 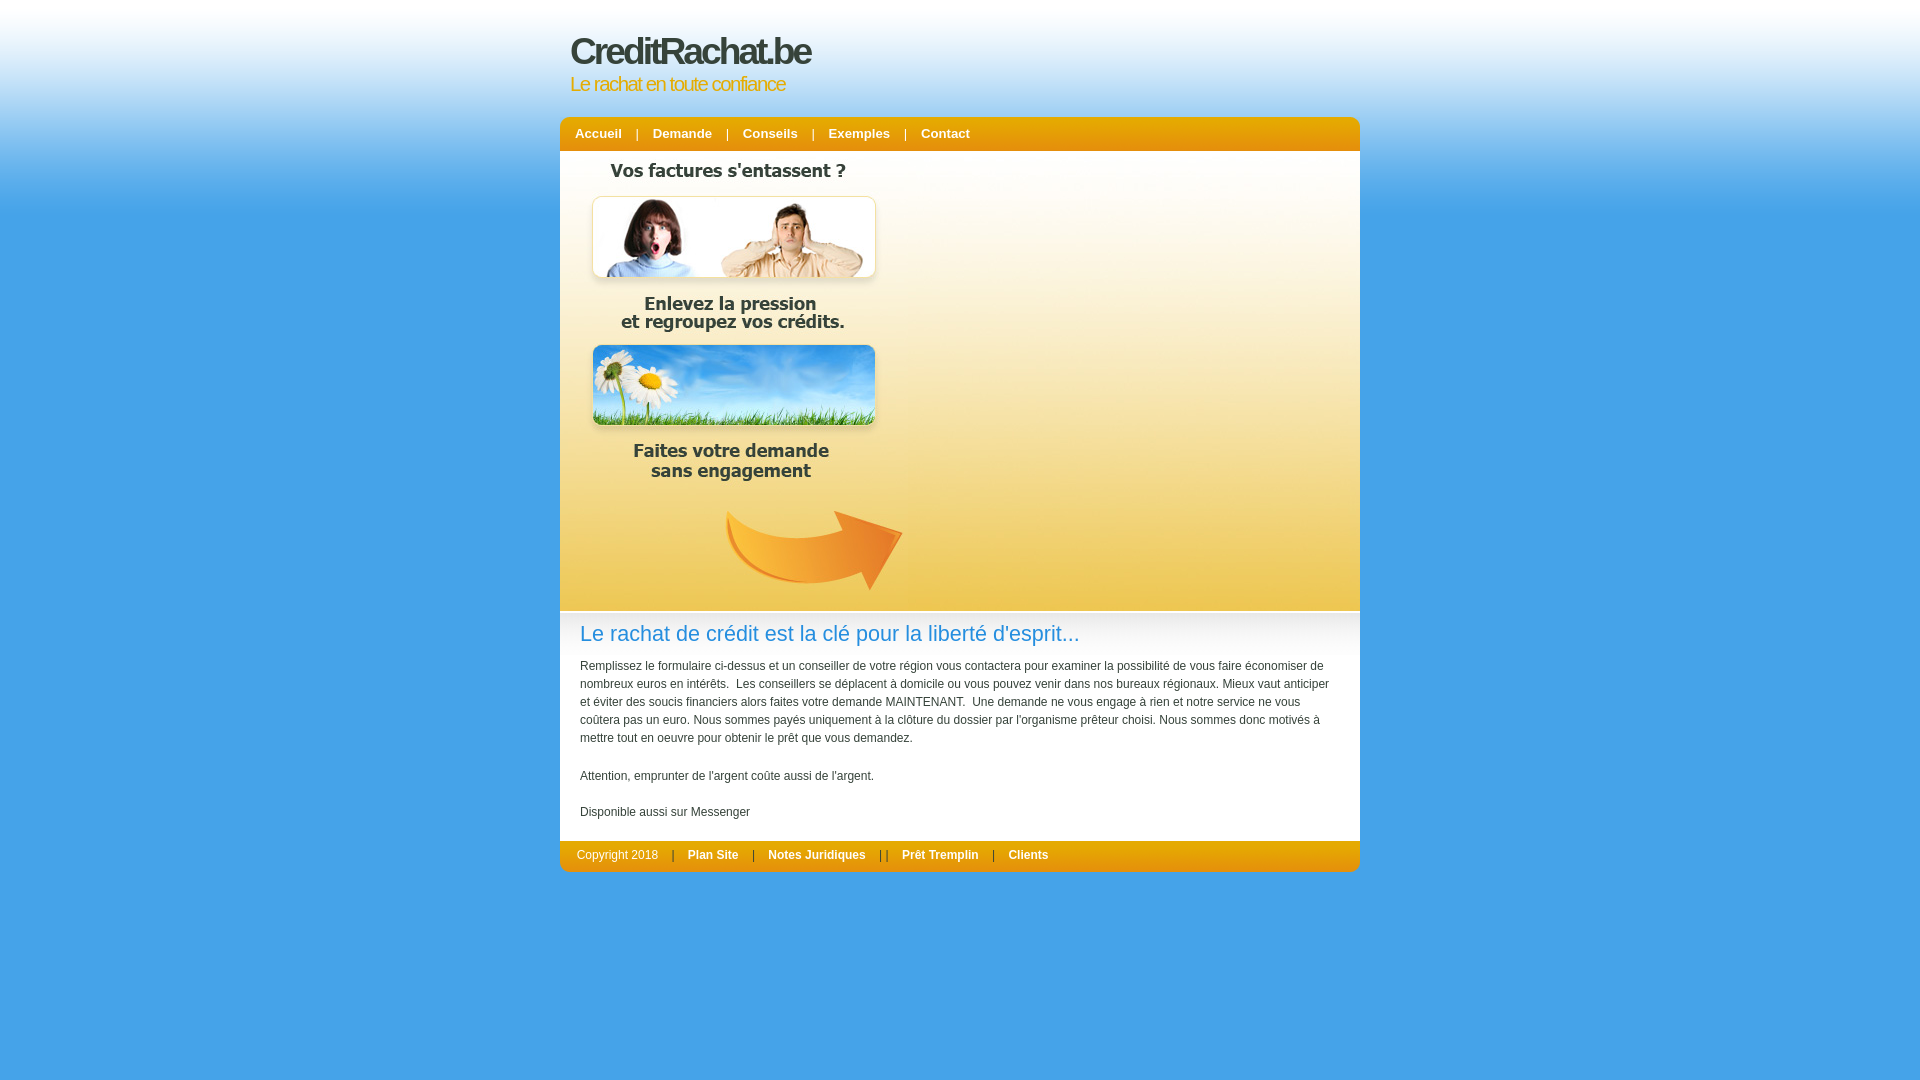 What do you see at coordinates (816, 855) in the screenshot?
I see `'Notes Juridiques'` at bounding box center [816, 855].